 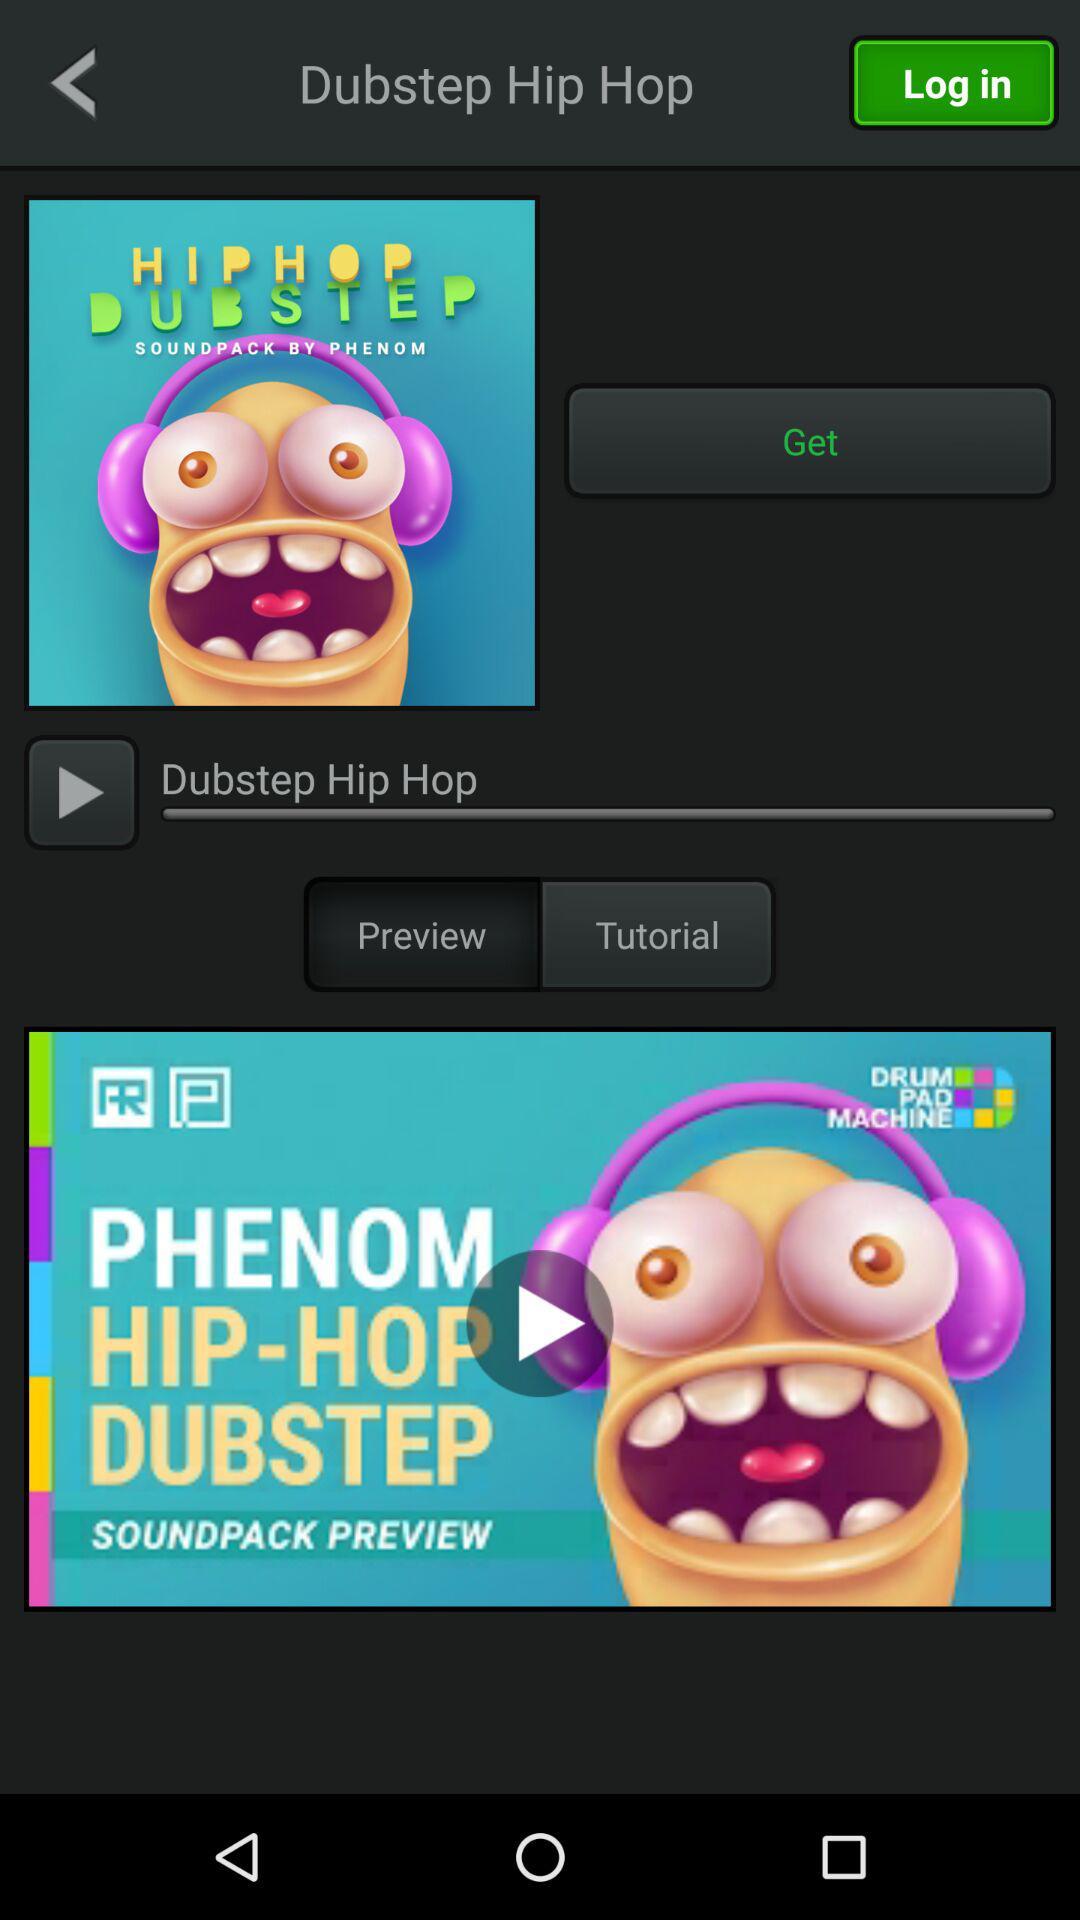 I want to click on the arrow_backward icon, so click(x=71, y=81).